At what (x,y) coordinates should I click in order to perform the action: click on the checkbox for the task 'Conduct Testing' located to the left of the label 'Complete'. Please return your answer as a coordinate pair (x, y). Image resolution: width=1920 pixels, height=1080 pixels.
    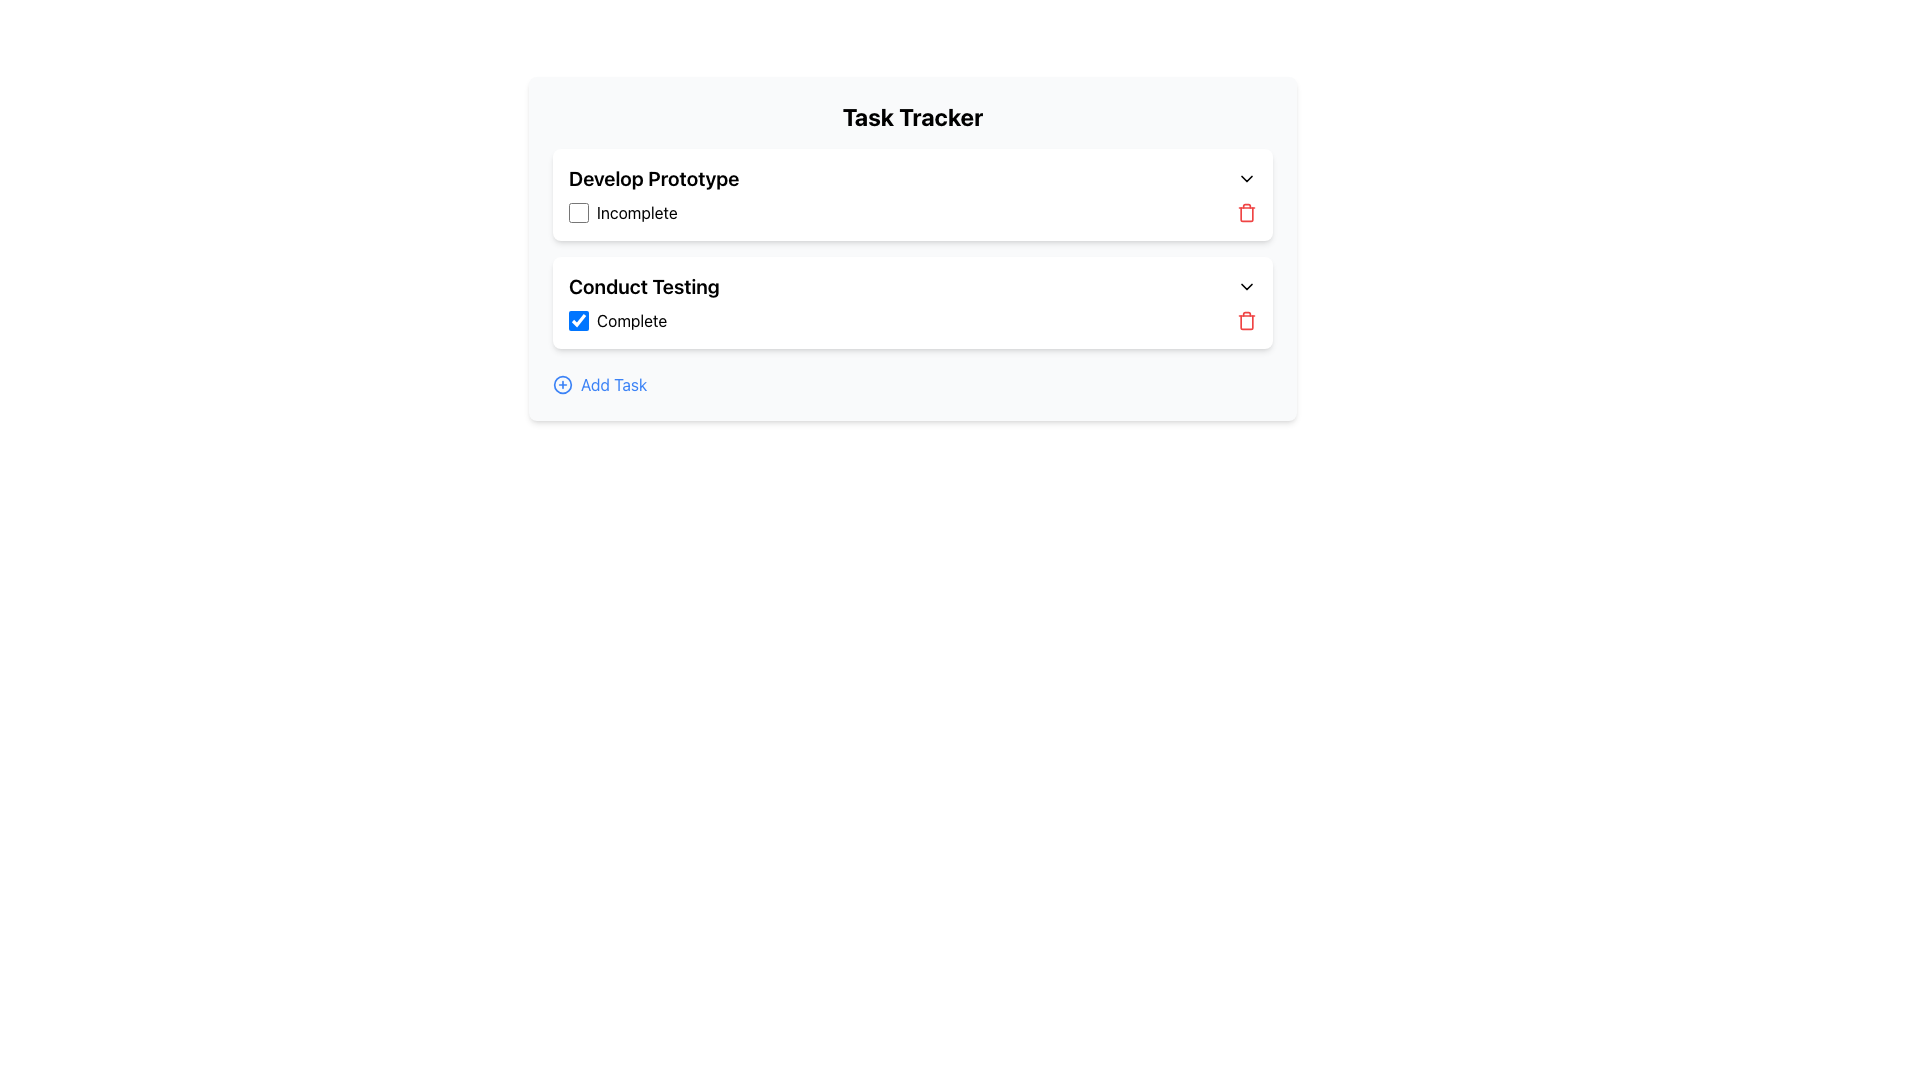
    Looking at the image, I should click on (578, 319).